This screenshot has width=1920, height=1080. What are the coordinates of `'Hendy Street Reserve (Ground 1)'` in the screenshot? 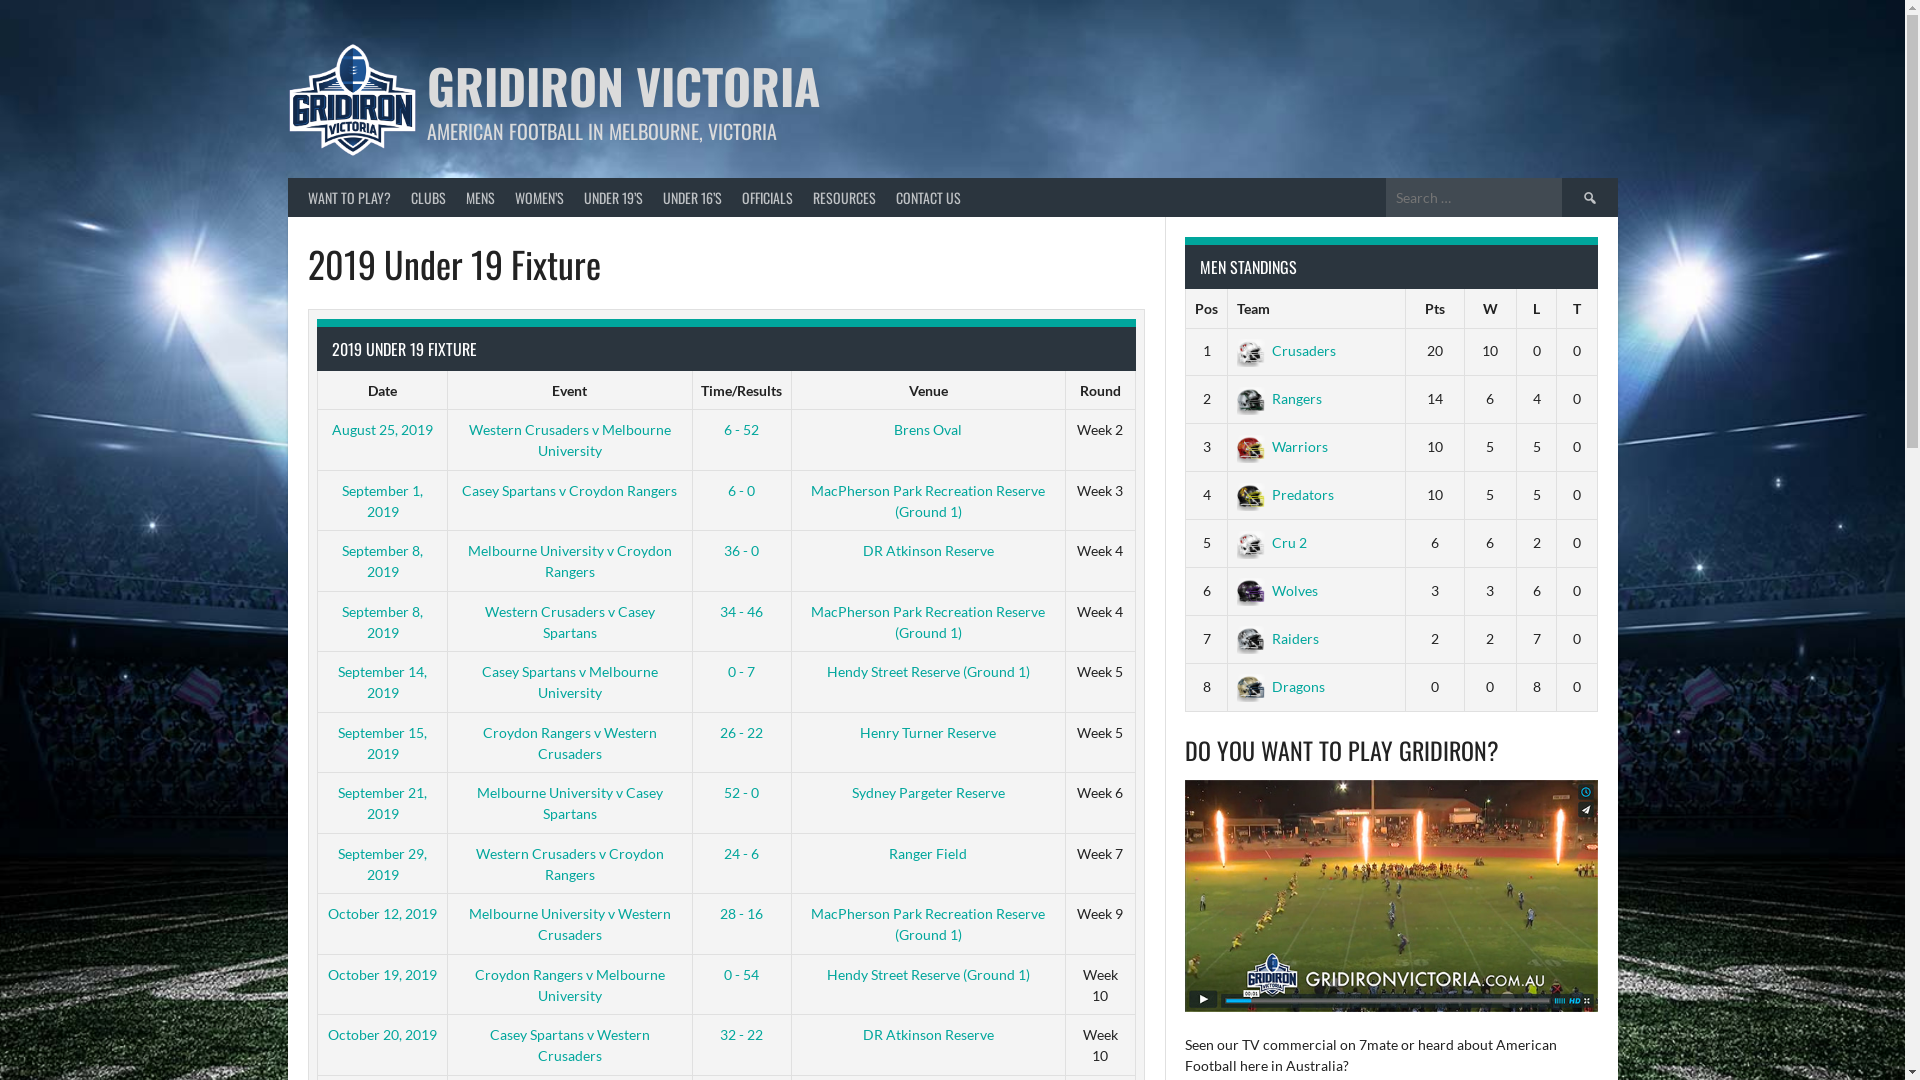 It's located at (927, 671).